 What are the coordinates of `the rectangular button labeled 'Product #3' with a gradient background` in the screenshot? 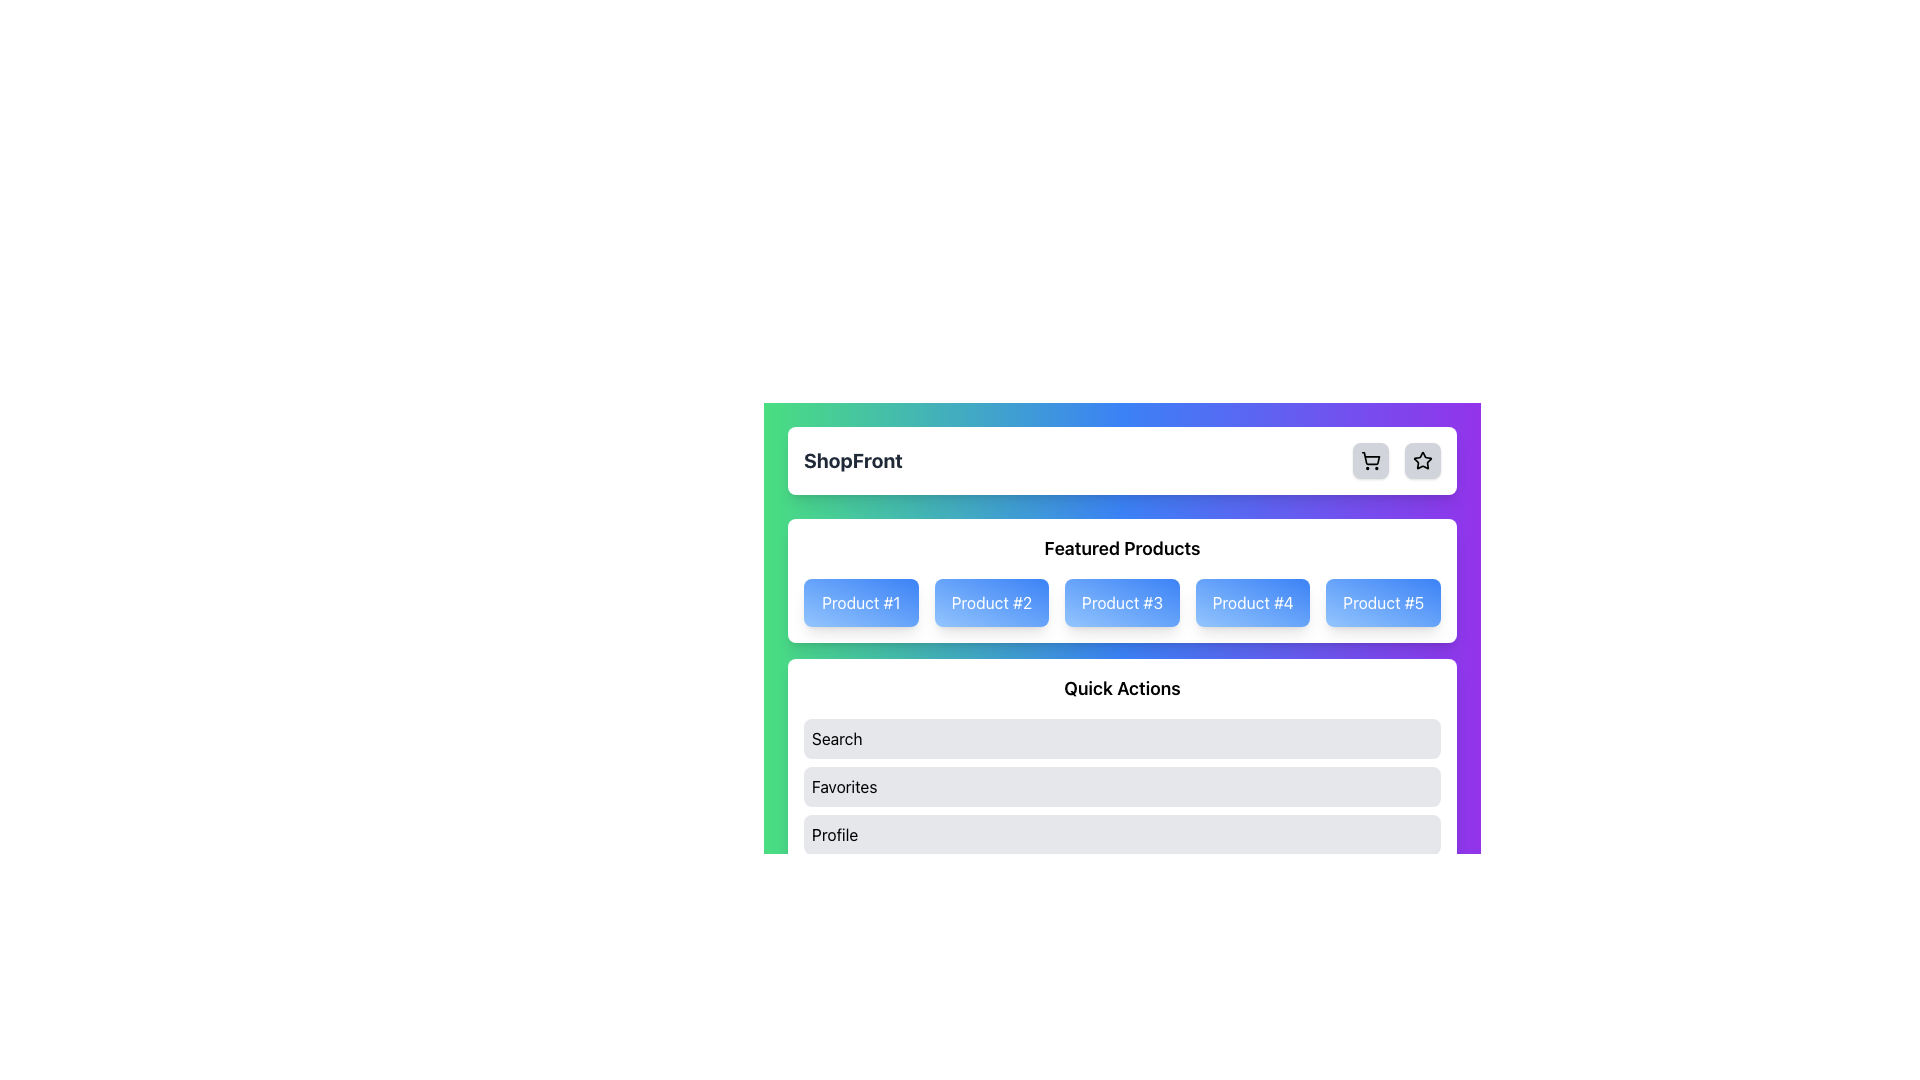 It's located at (1122, 601).